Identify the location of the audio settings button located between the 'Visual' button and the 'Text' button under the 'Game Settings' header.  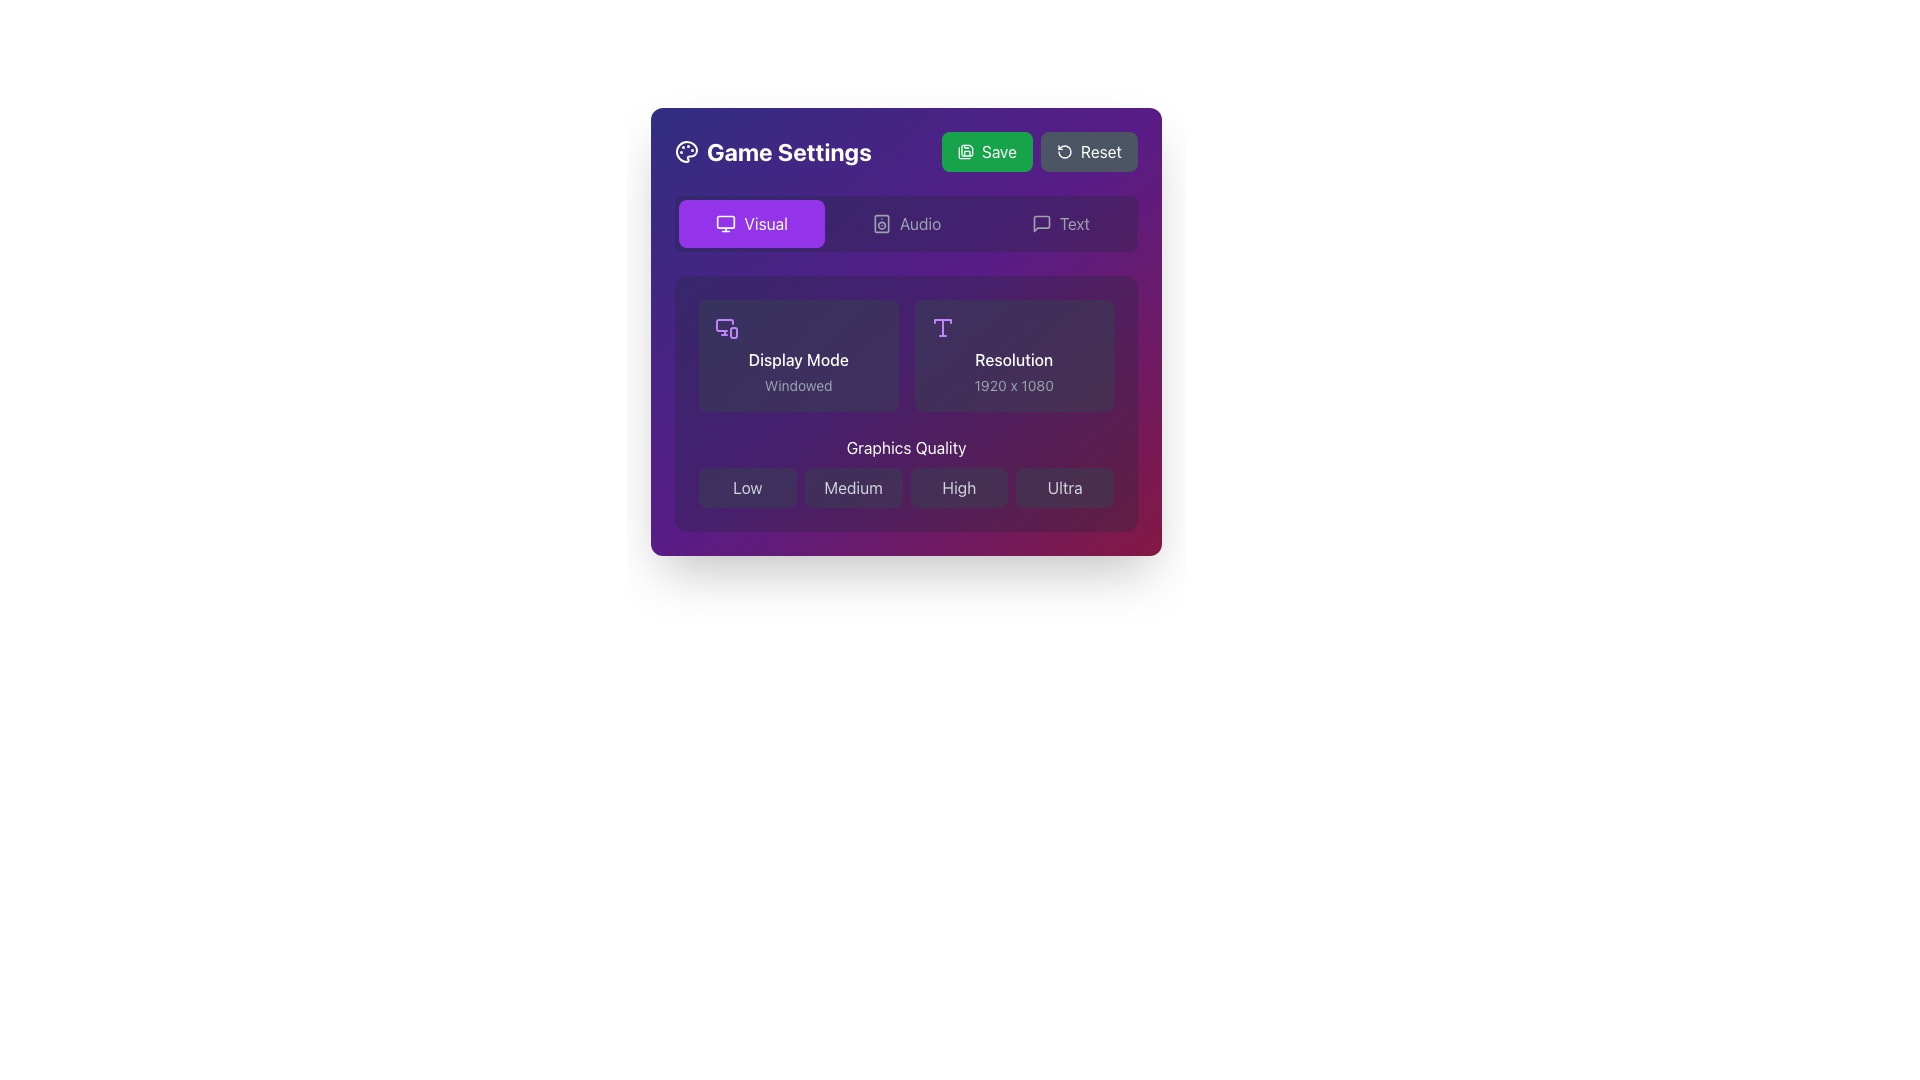
(905, 223).